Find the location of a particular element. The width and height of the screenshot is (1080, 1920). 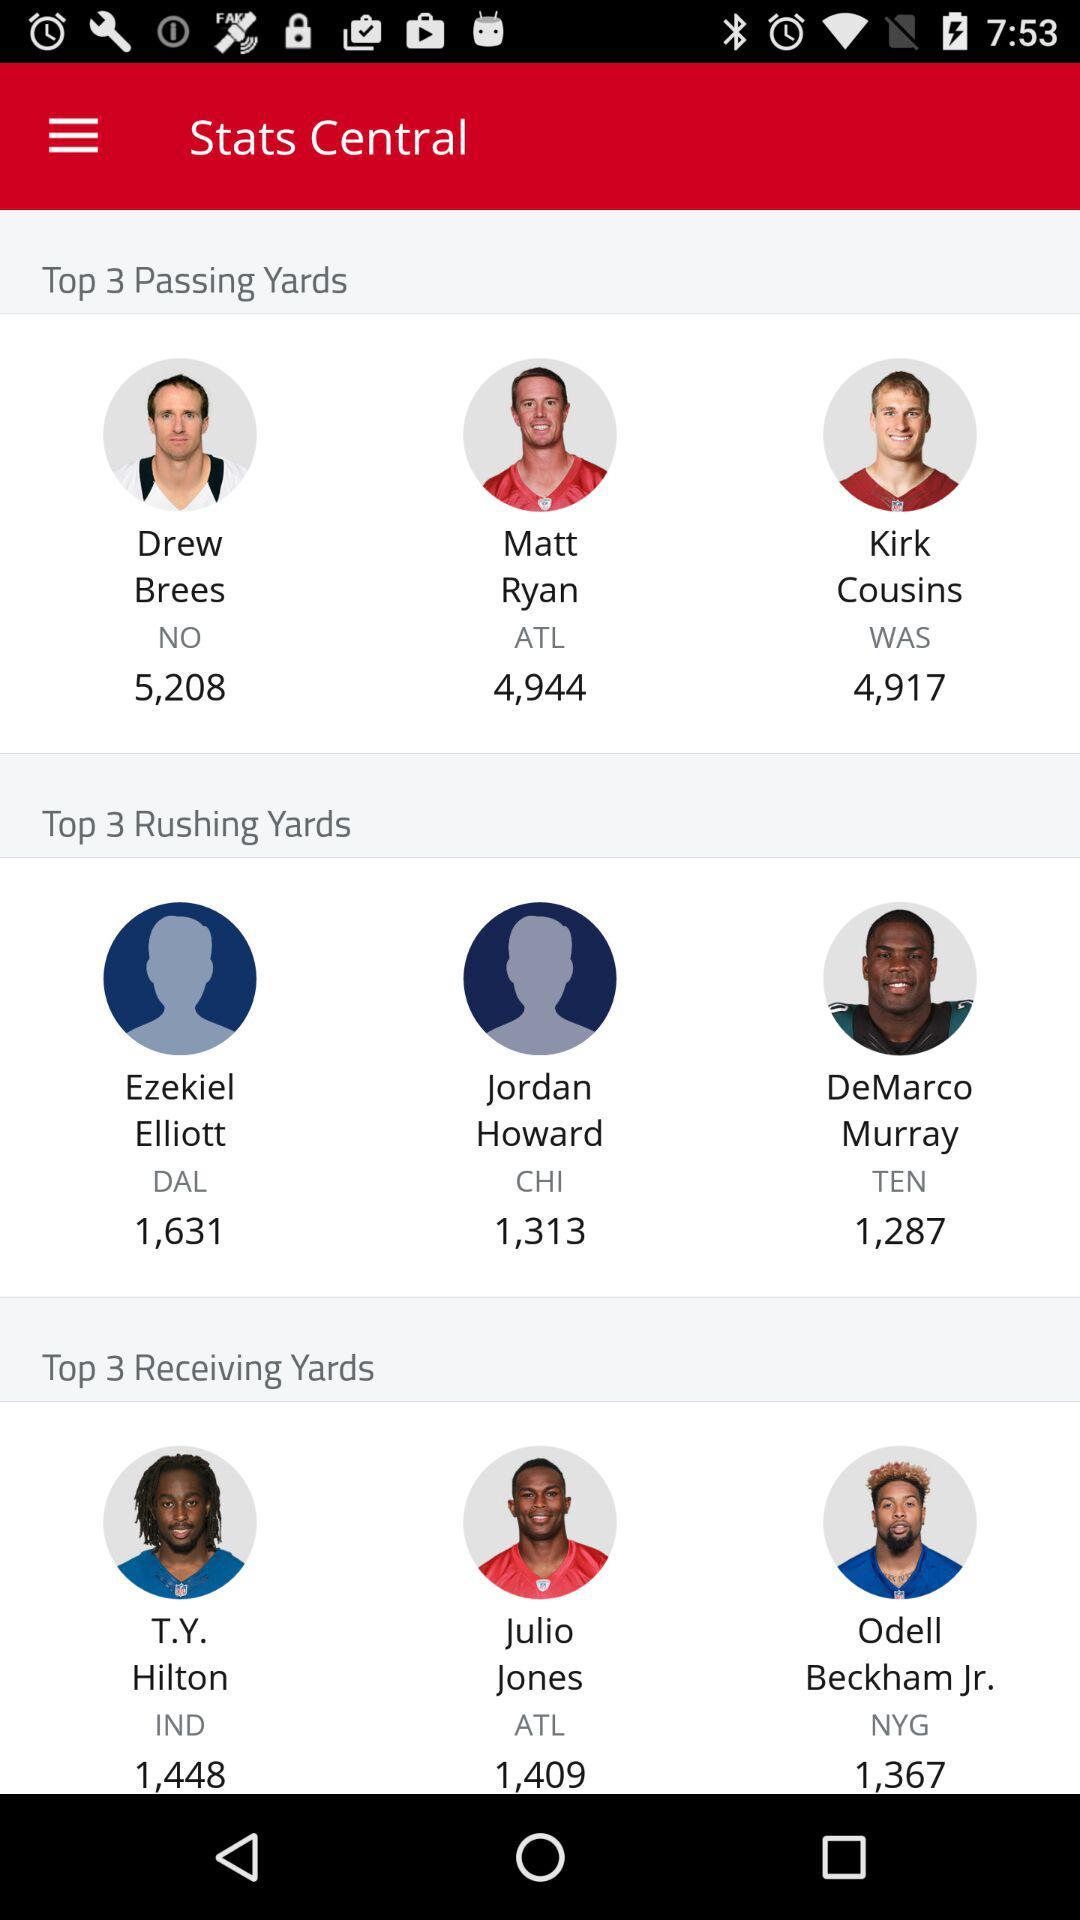

kirk cousins is located at coordinates (898, 434).